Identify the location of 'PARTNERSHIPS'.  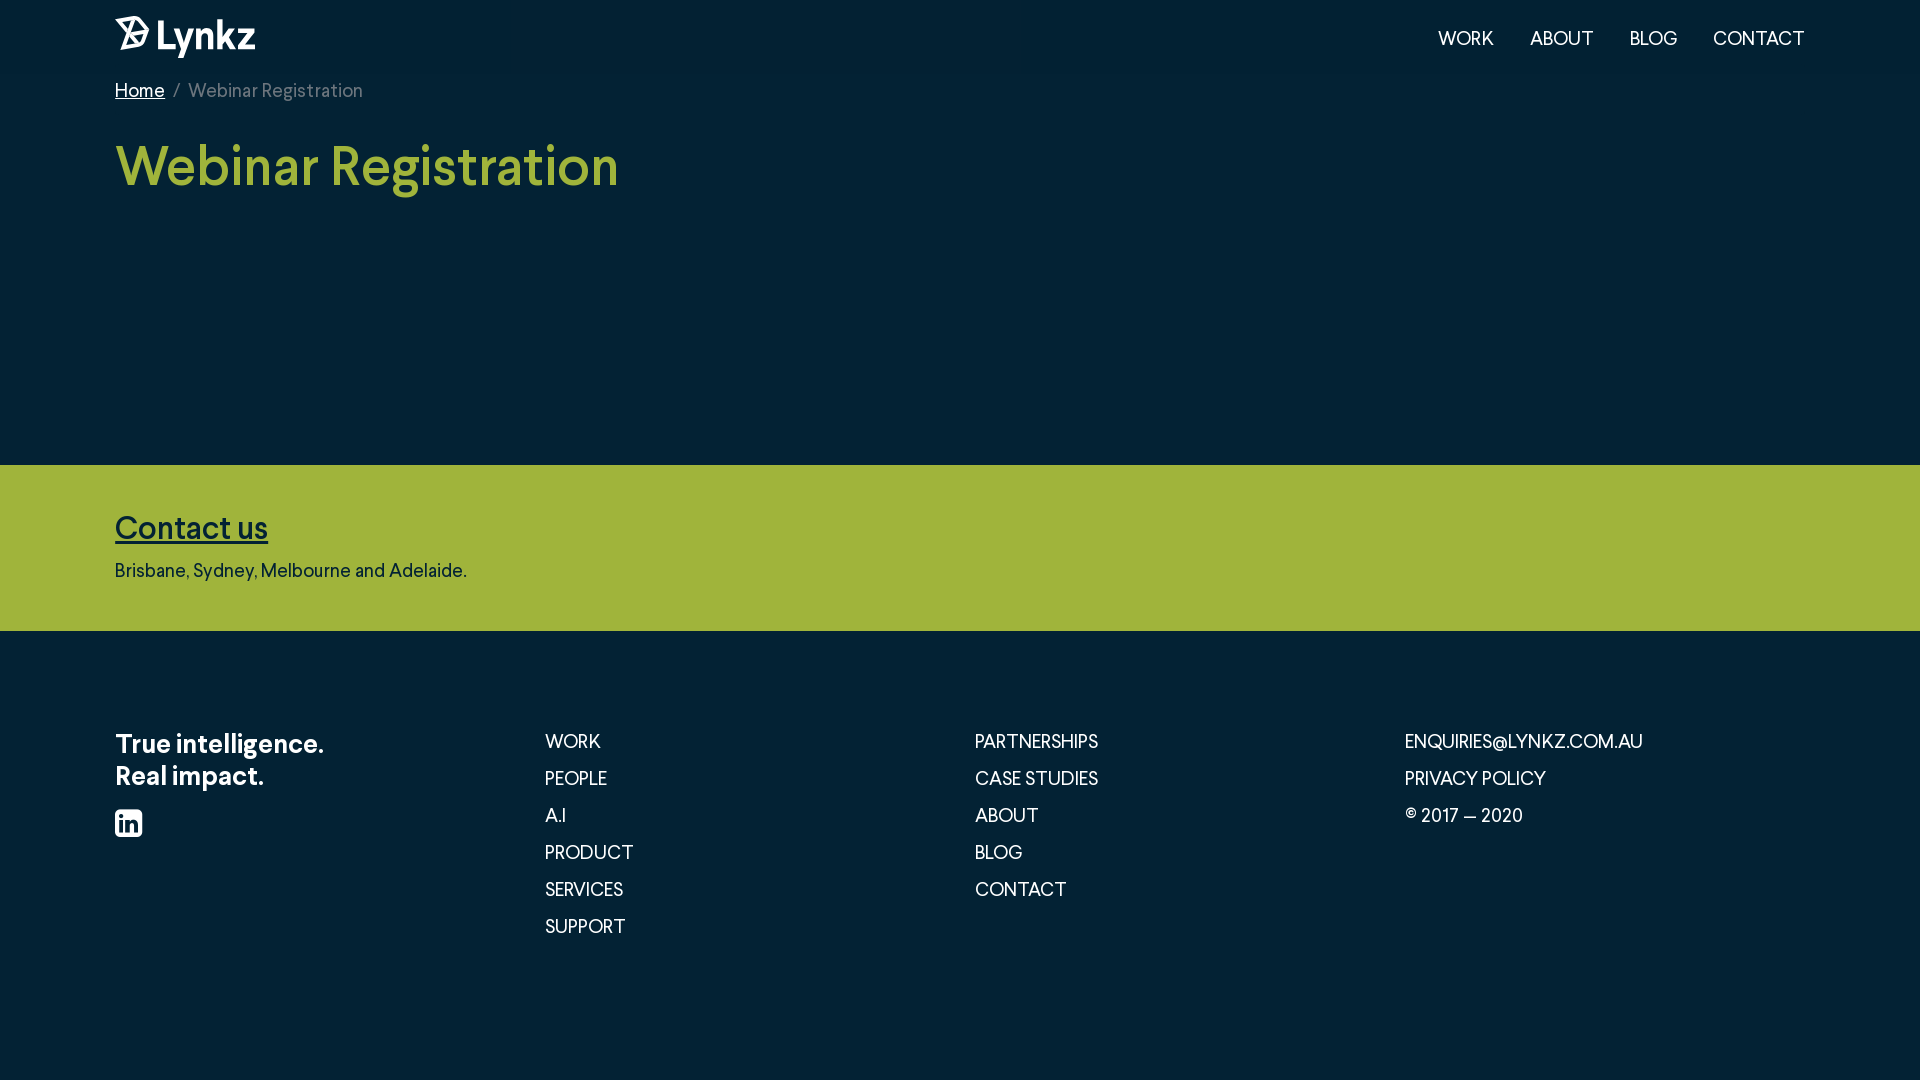
(1036, 740).